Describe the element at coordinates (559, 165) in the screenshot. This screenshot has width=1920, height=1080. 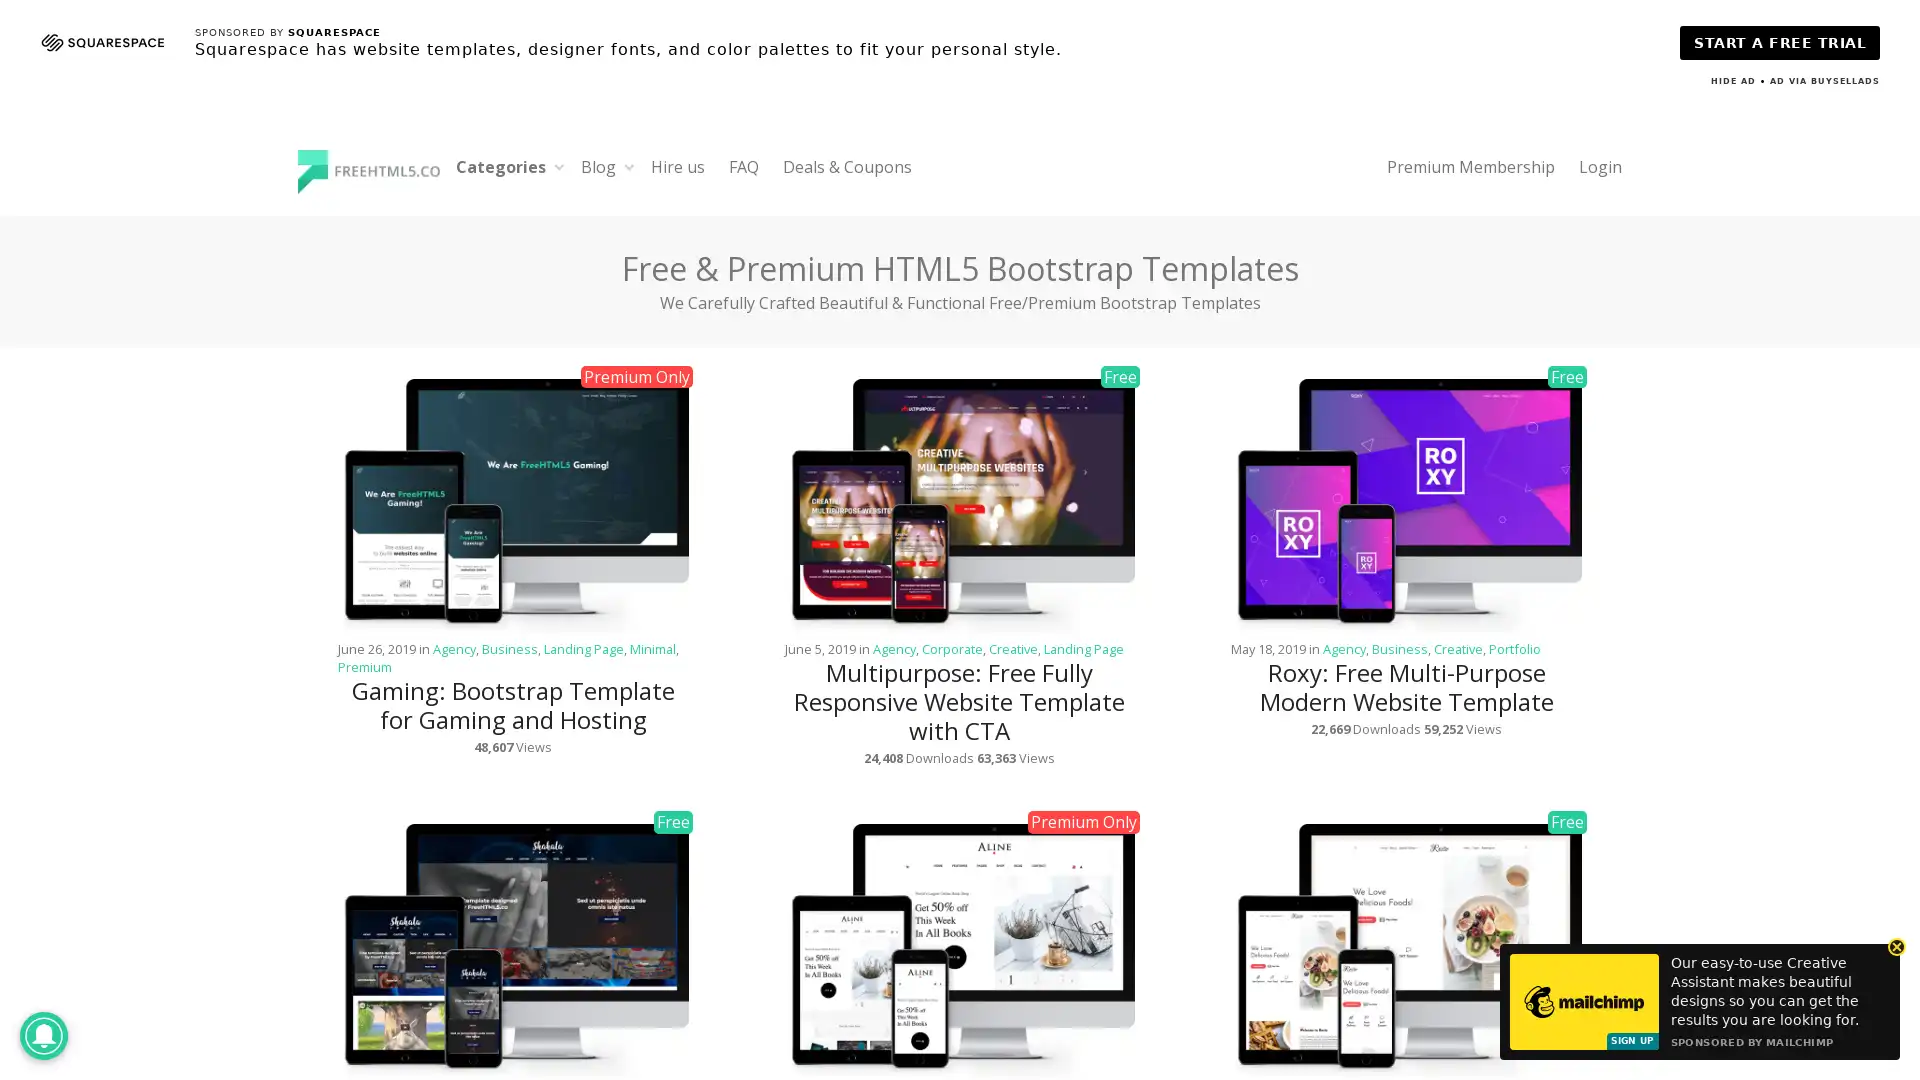
I see `Expand child menu` at that location.